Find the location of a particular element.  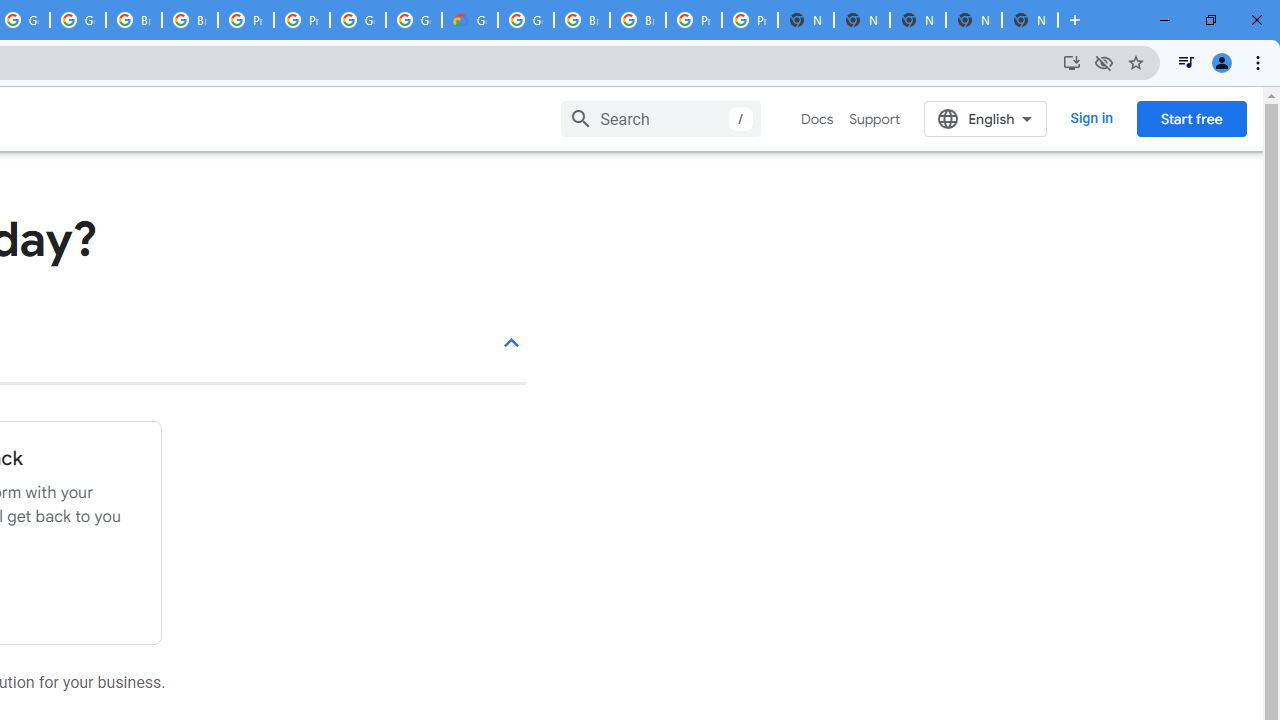

'You' is located at coordinates (1220, 61).